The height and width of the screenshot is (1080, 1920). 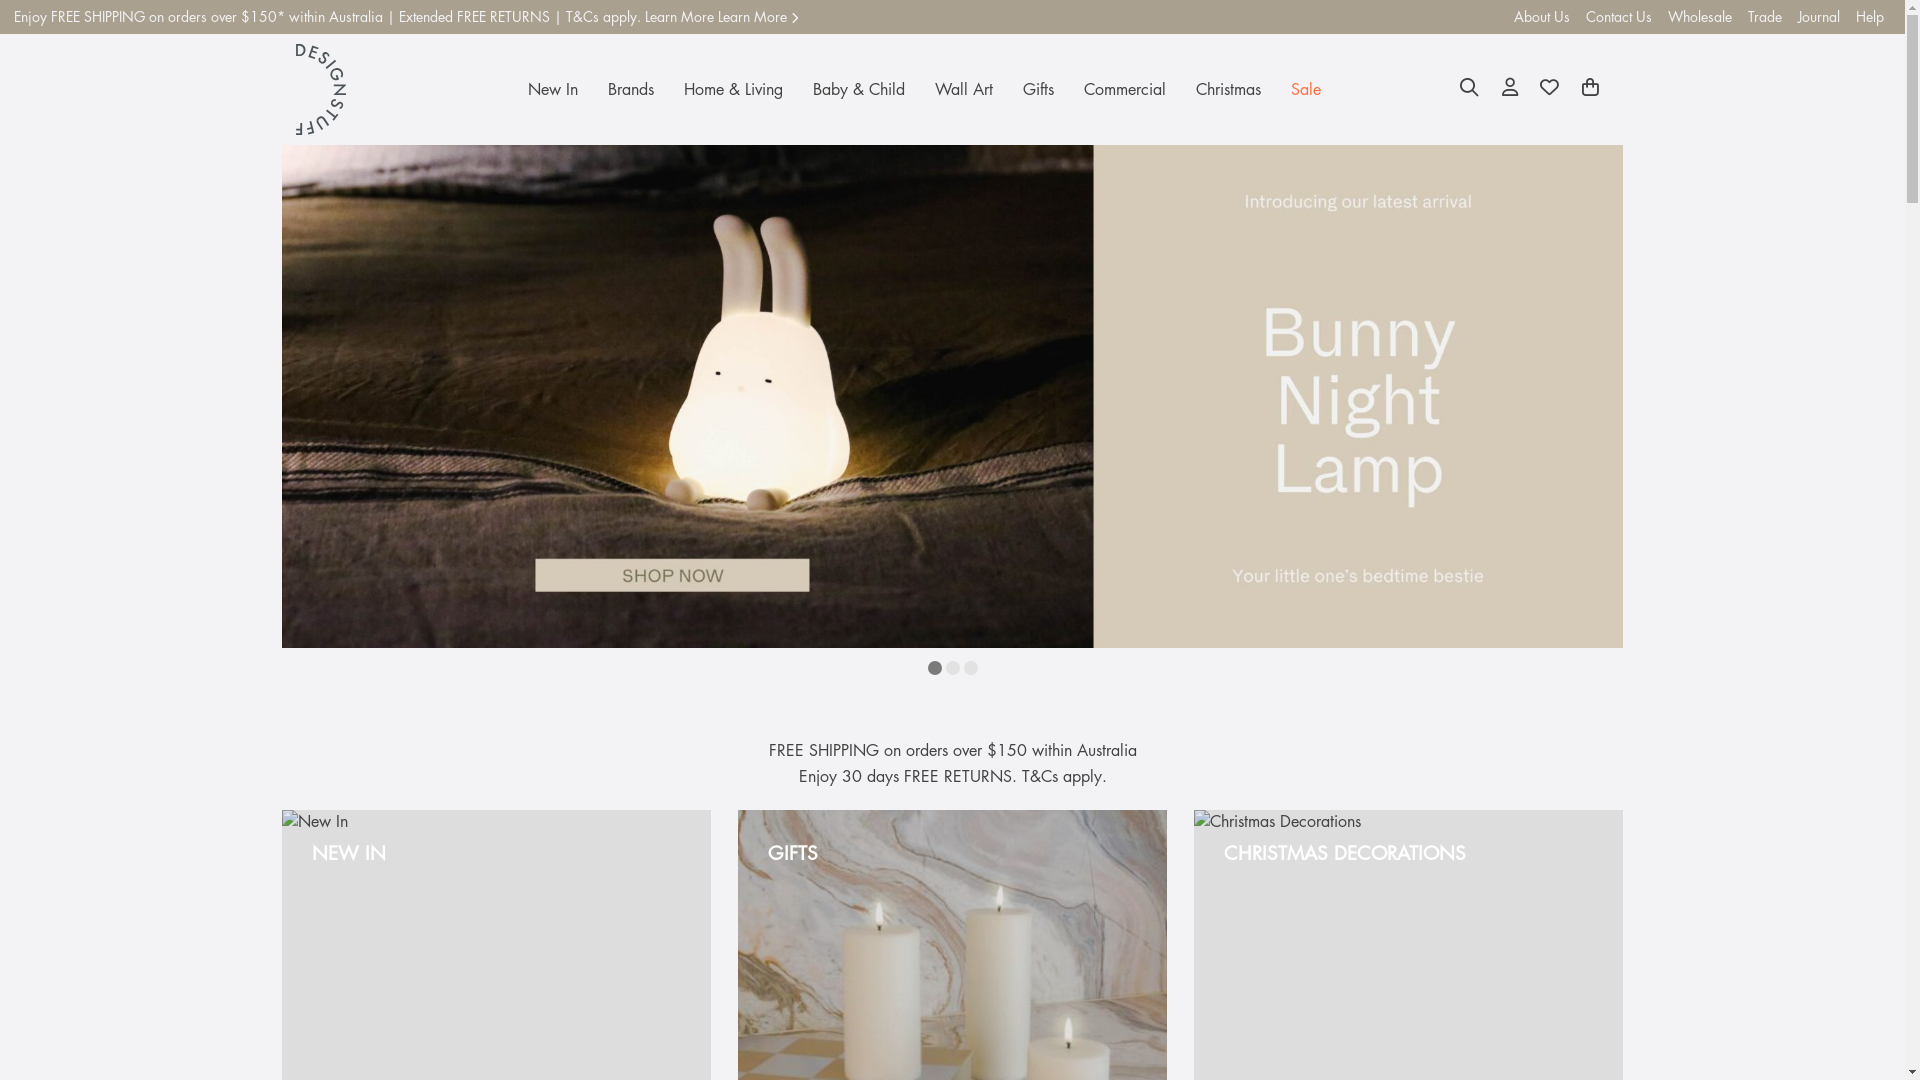 I want to click on 'Baby & Child', so click(x=859, y=88).